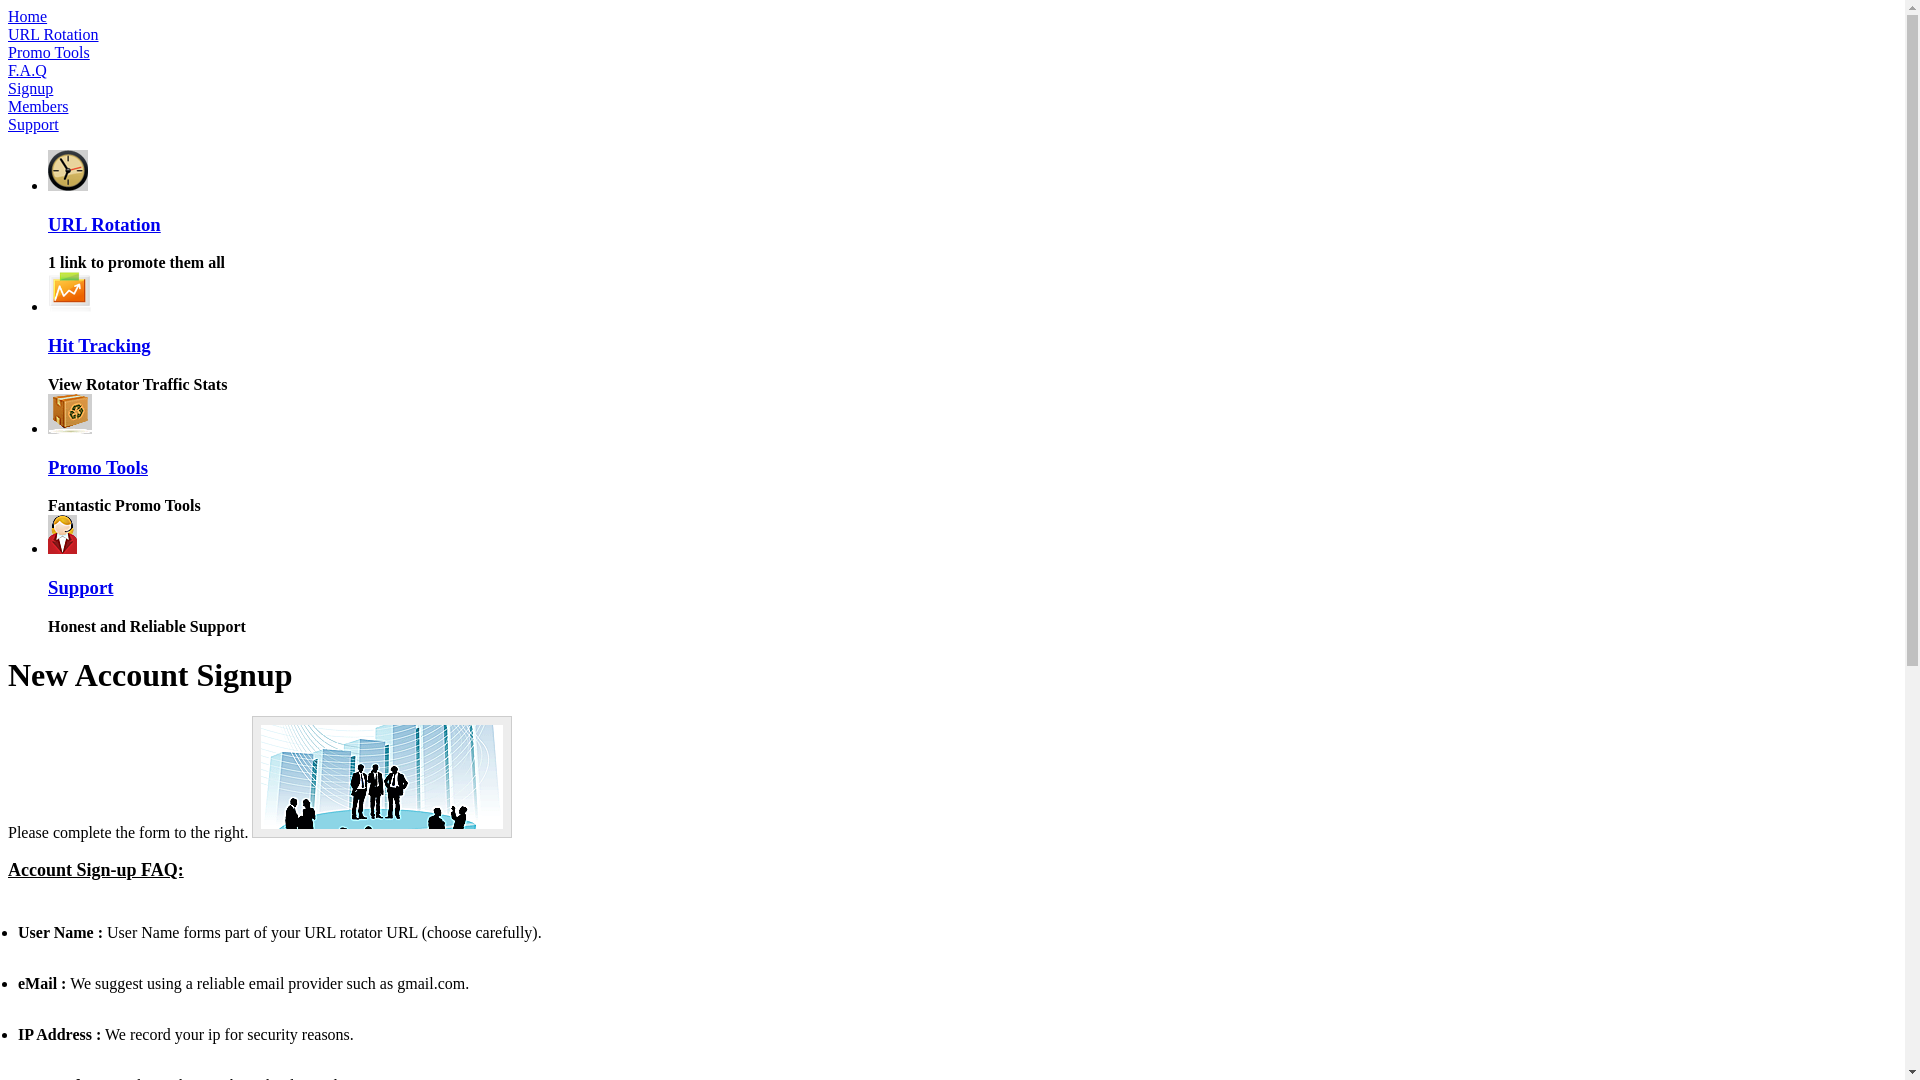 The width and height of the screenshot is (1920, 1080). I want to click on 'Support', so click(80, 586).